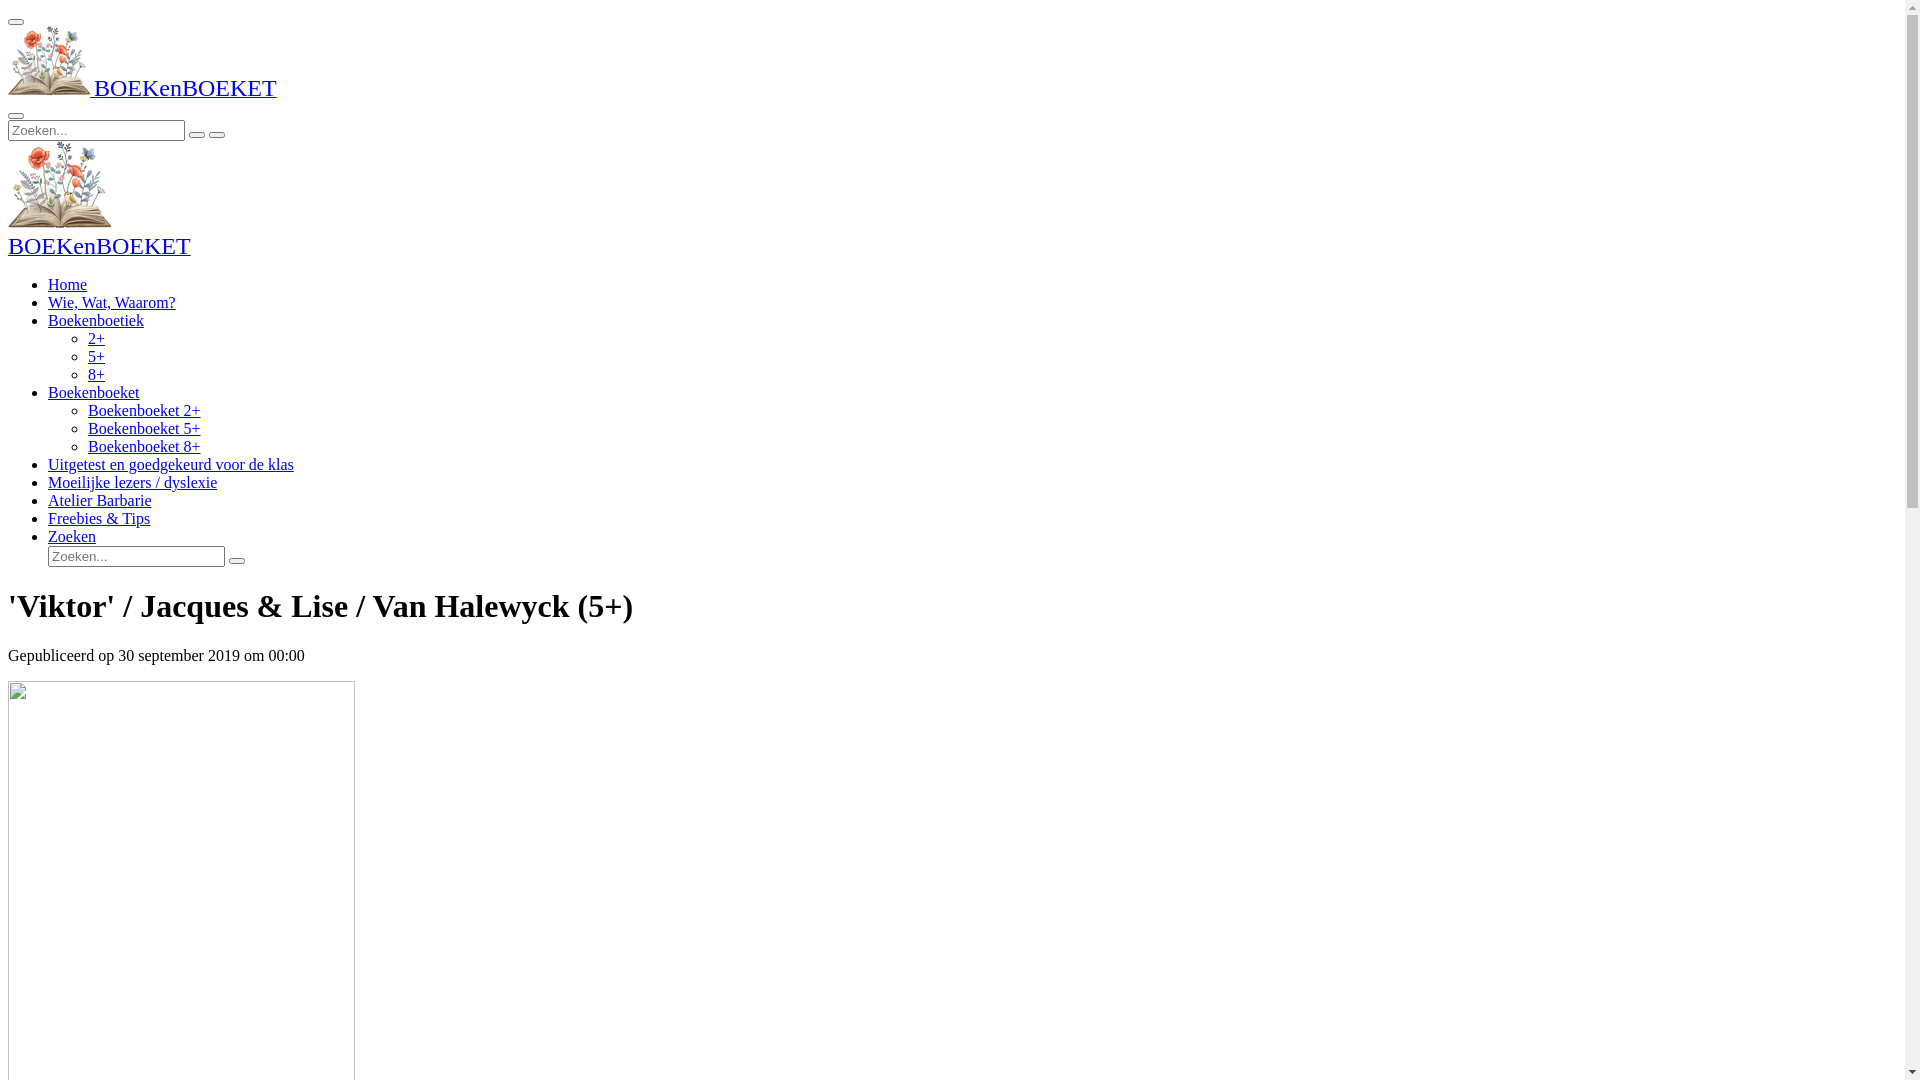 This screenshot has height=1080, width=1920. What do you see at coordinates (131, 482) in the screenshot?
I see `'Moeilijke lezers / dyslexie'` at bounding box center [131, 482].